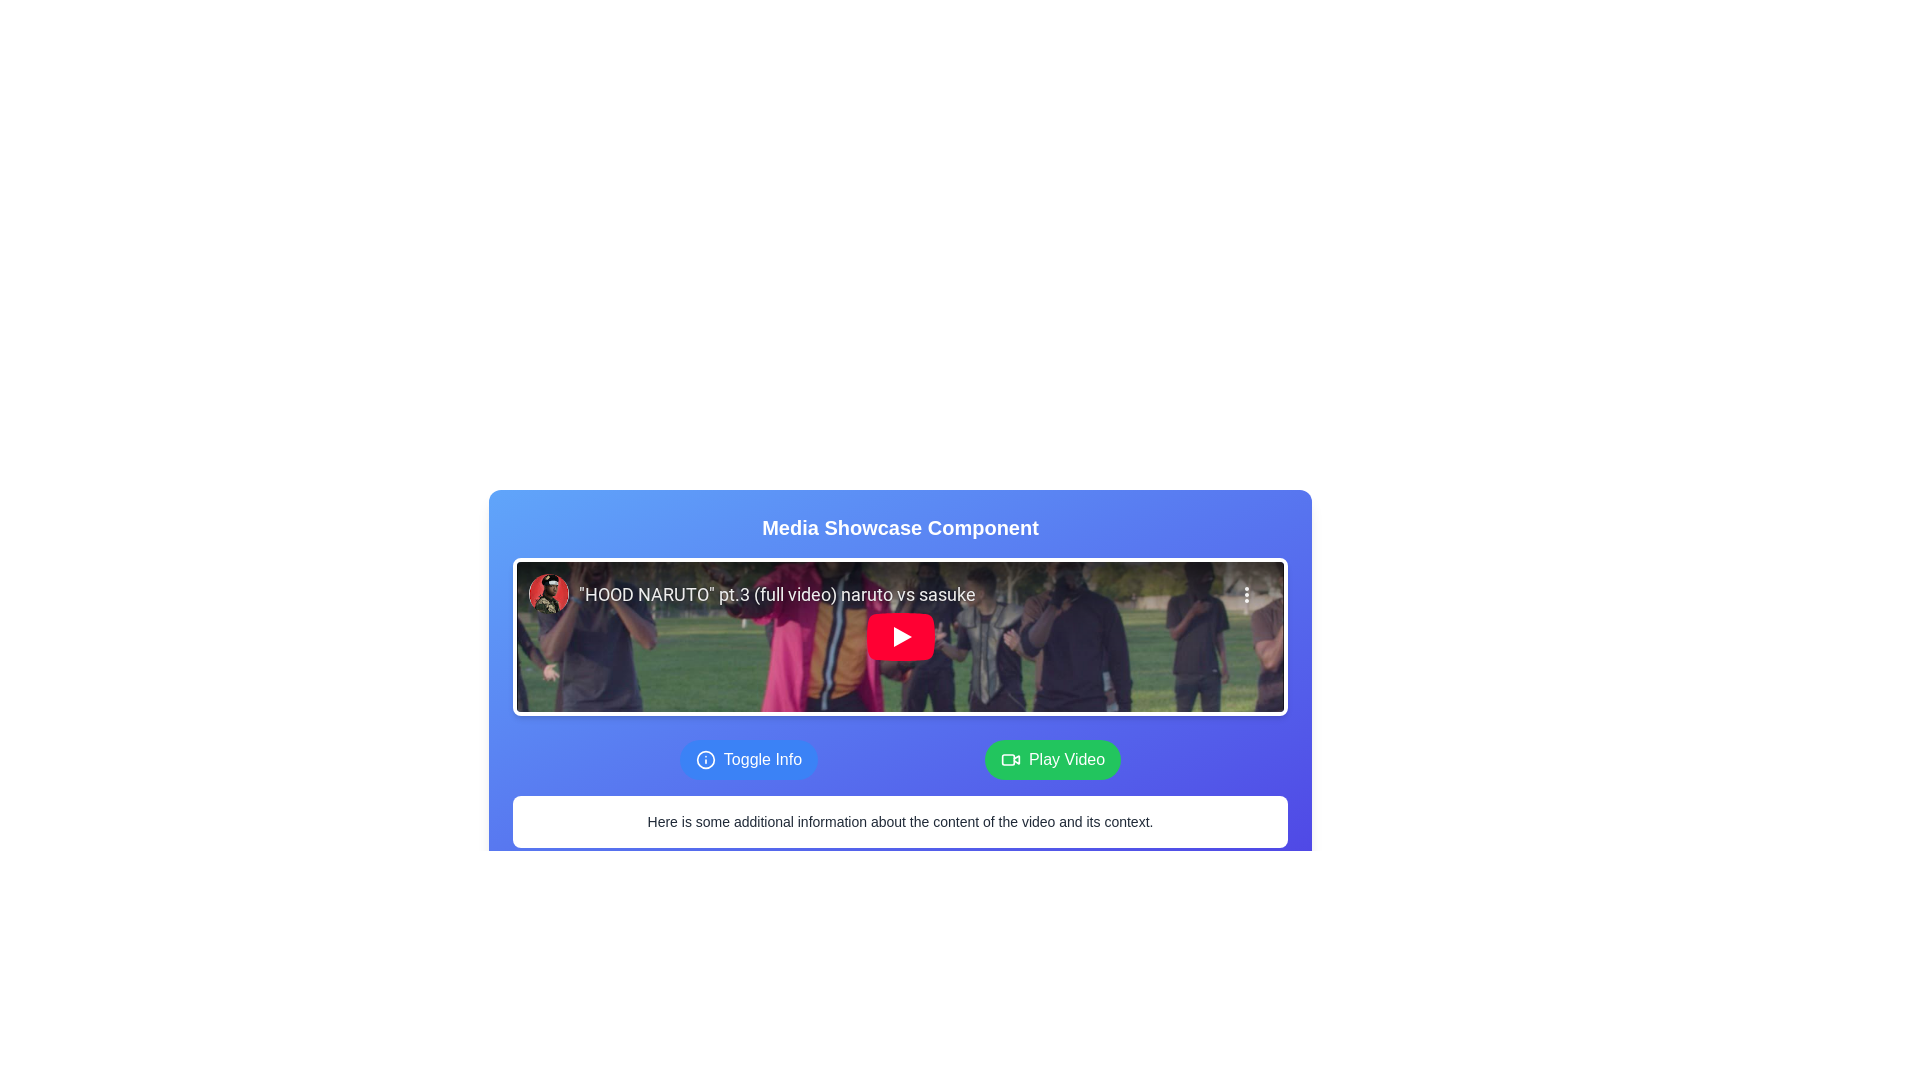 Image resolution: width=1920 pixels, height=1080 pixels. Describe the element at coordinates (1052, 759) in the screenshot. I see `the second interactive button to the right of the blue 'Toggle Info' button` at that location.